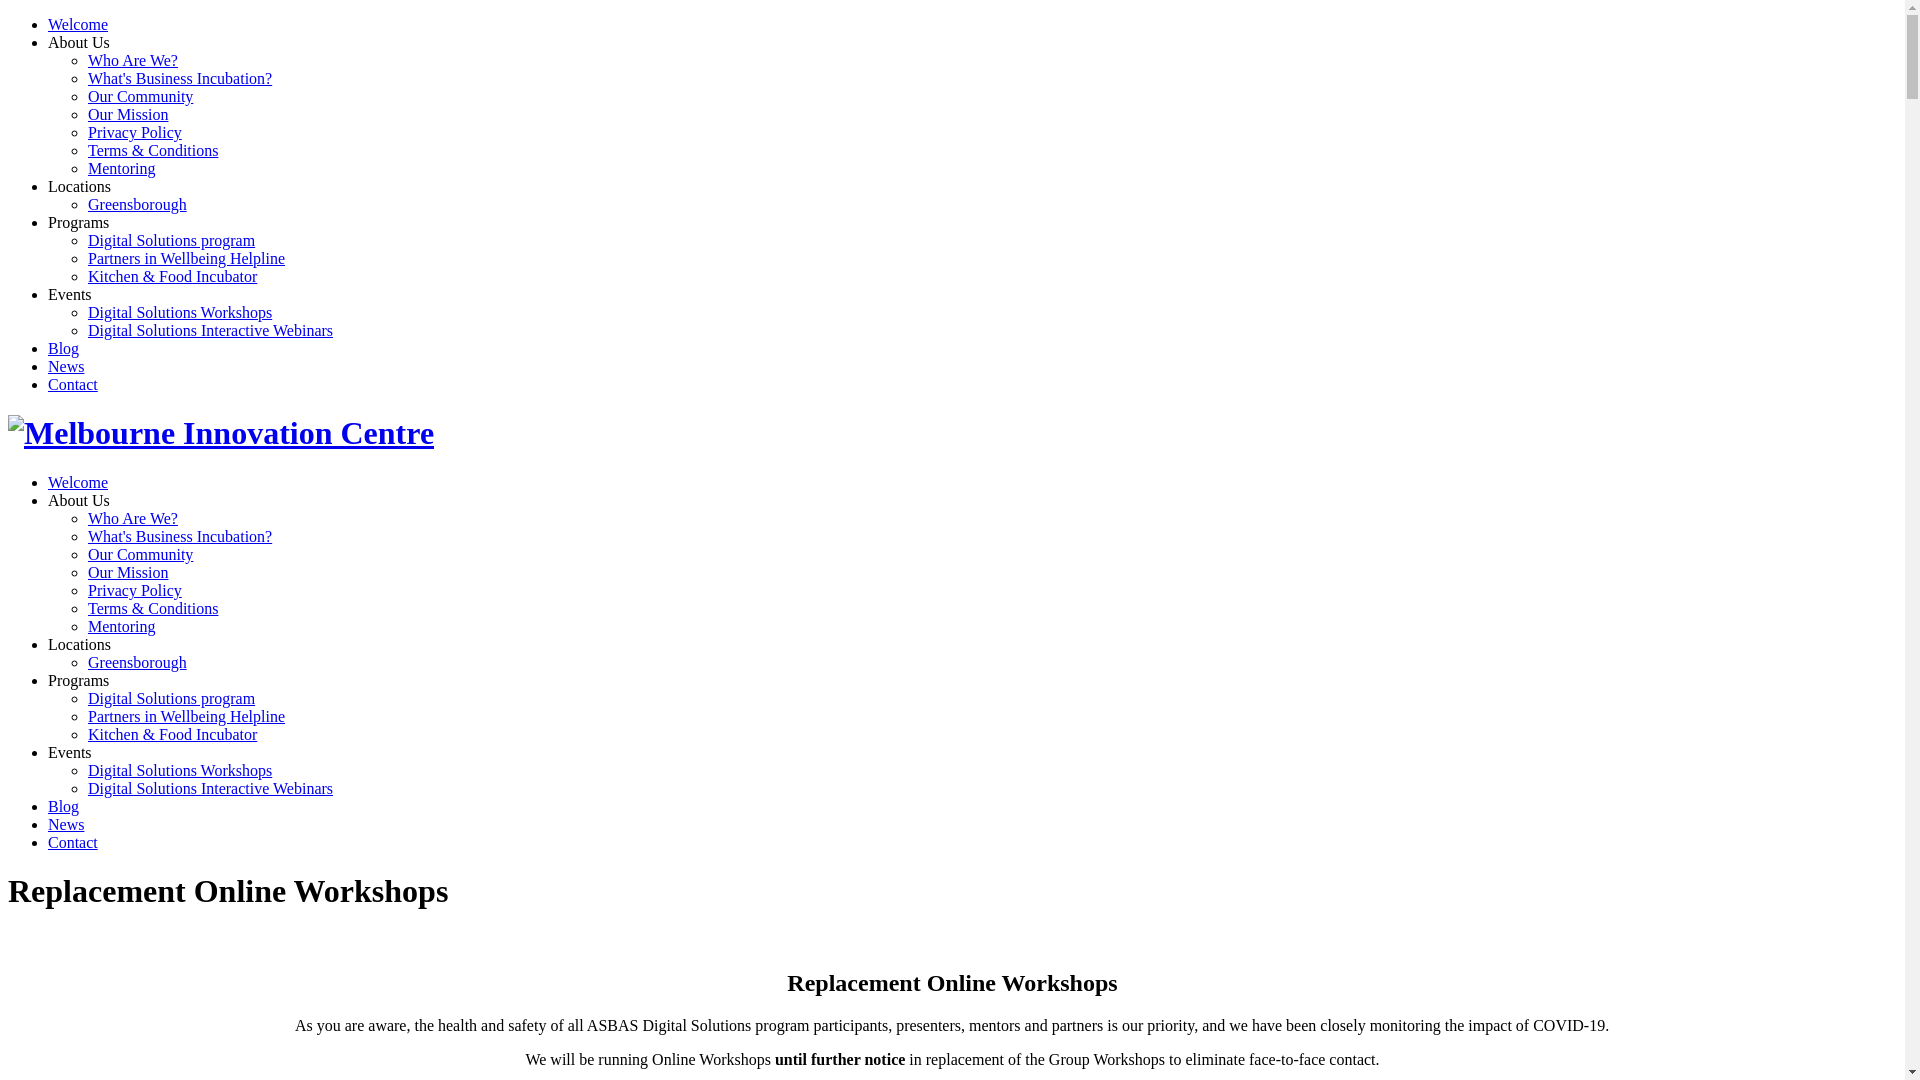 This screenshot has height=1080, width=1920. Describe the element at coordinates (171, 697) in the screenshot. I see `'Digital Solutions program'` at that location.